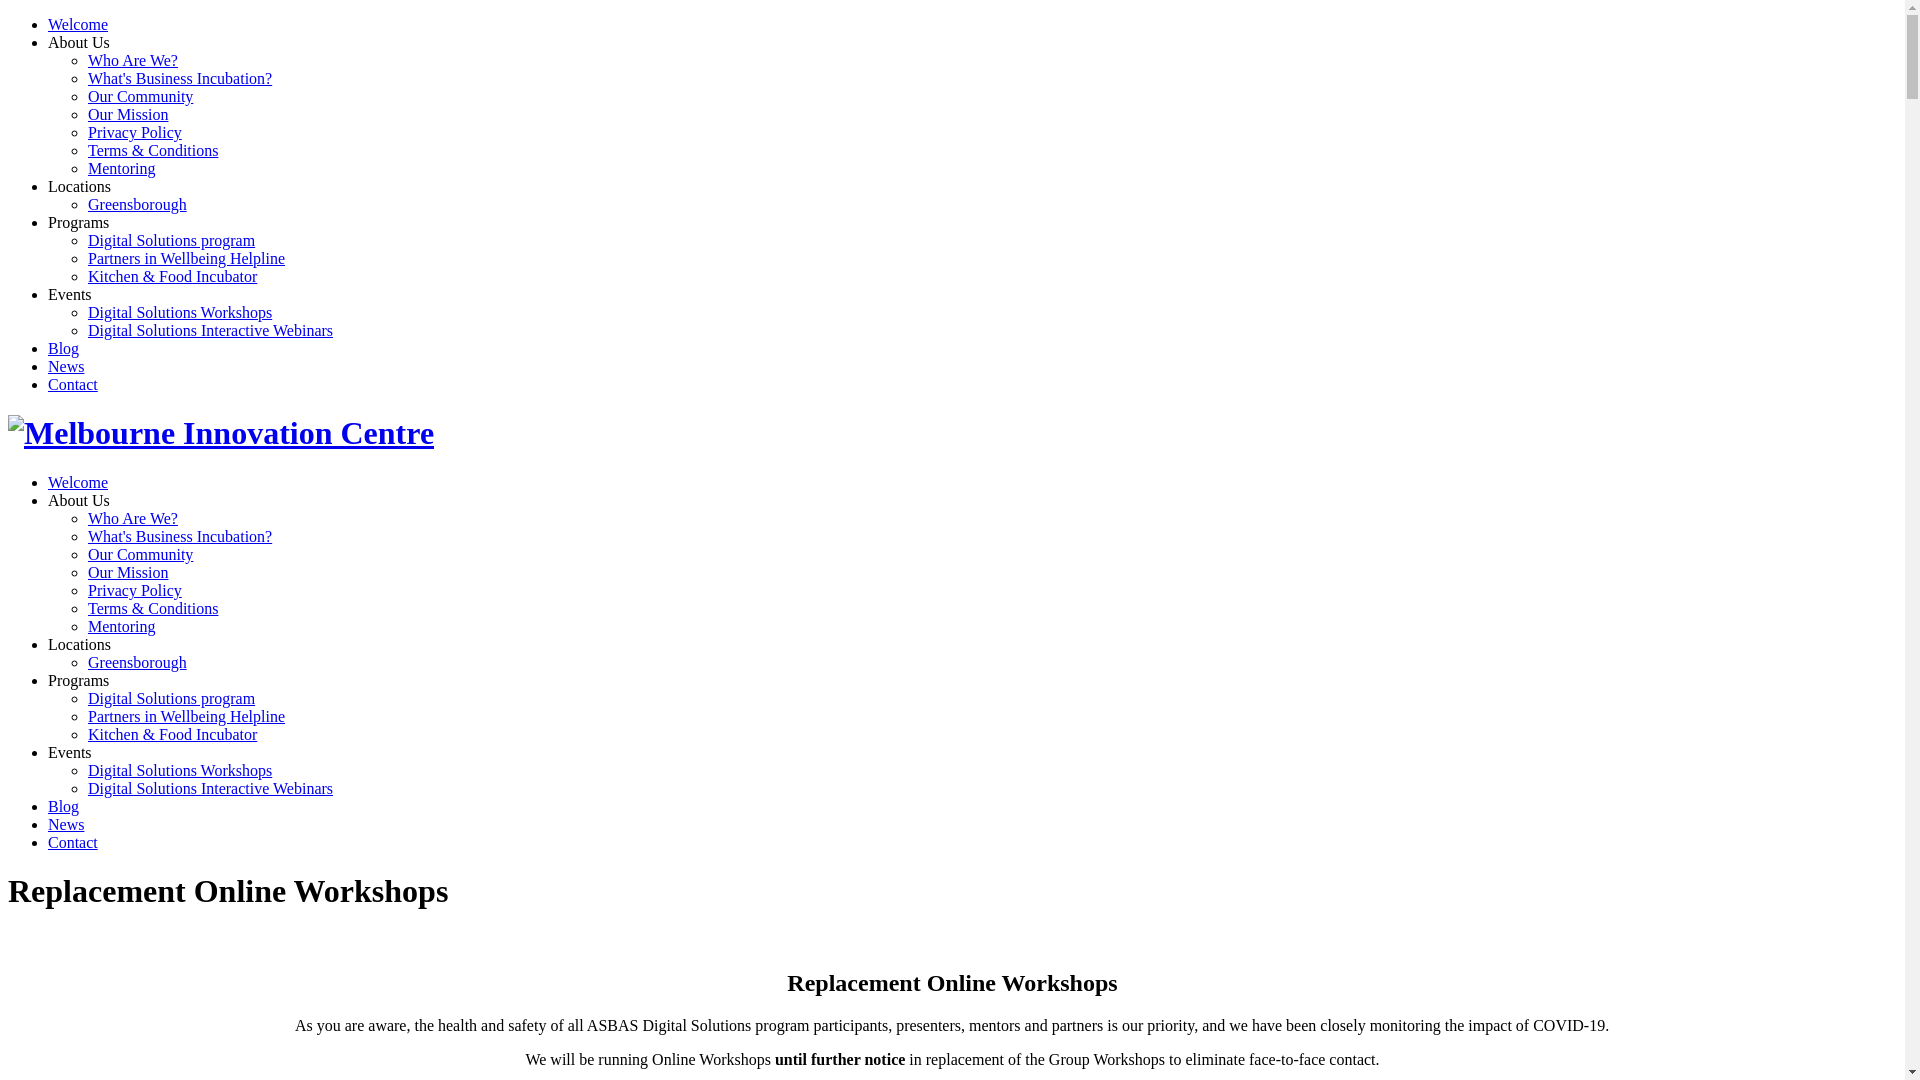 This screenshot has height=1080, width=1920. Describe the element at coordinates (171, 697) in the screenshot. I see `'Digital Solutions program'` at that location.